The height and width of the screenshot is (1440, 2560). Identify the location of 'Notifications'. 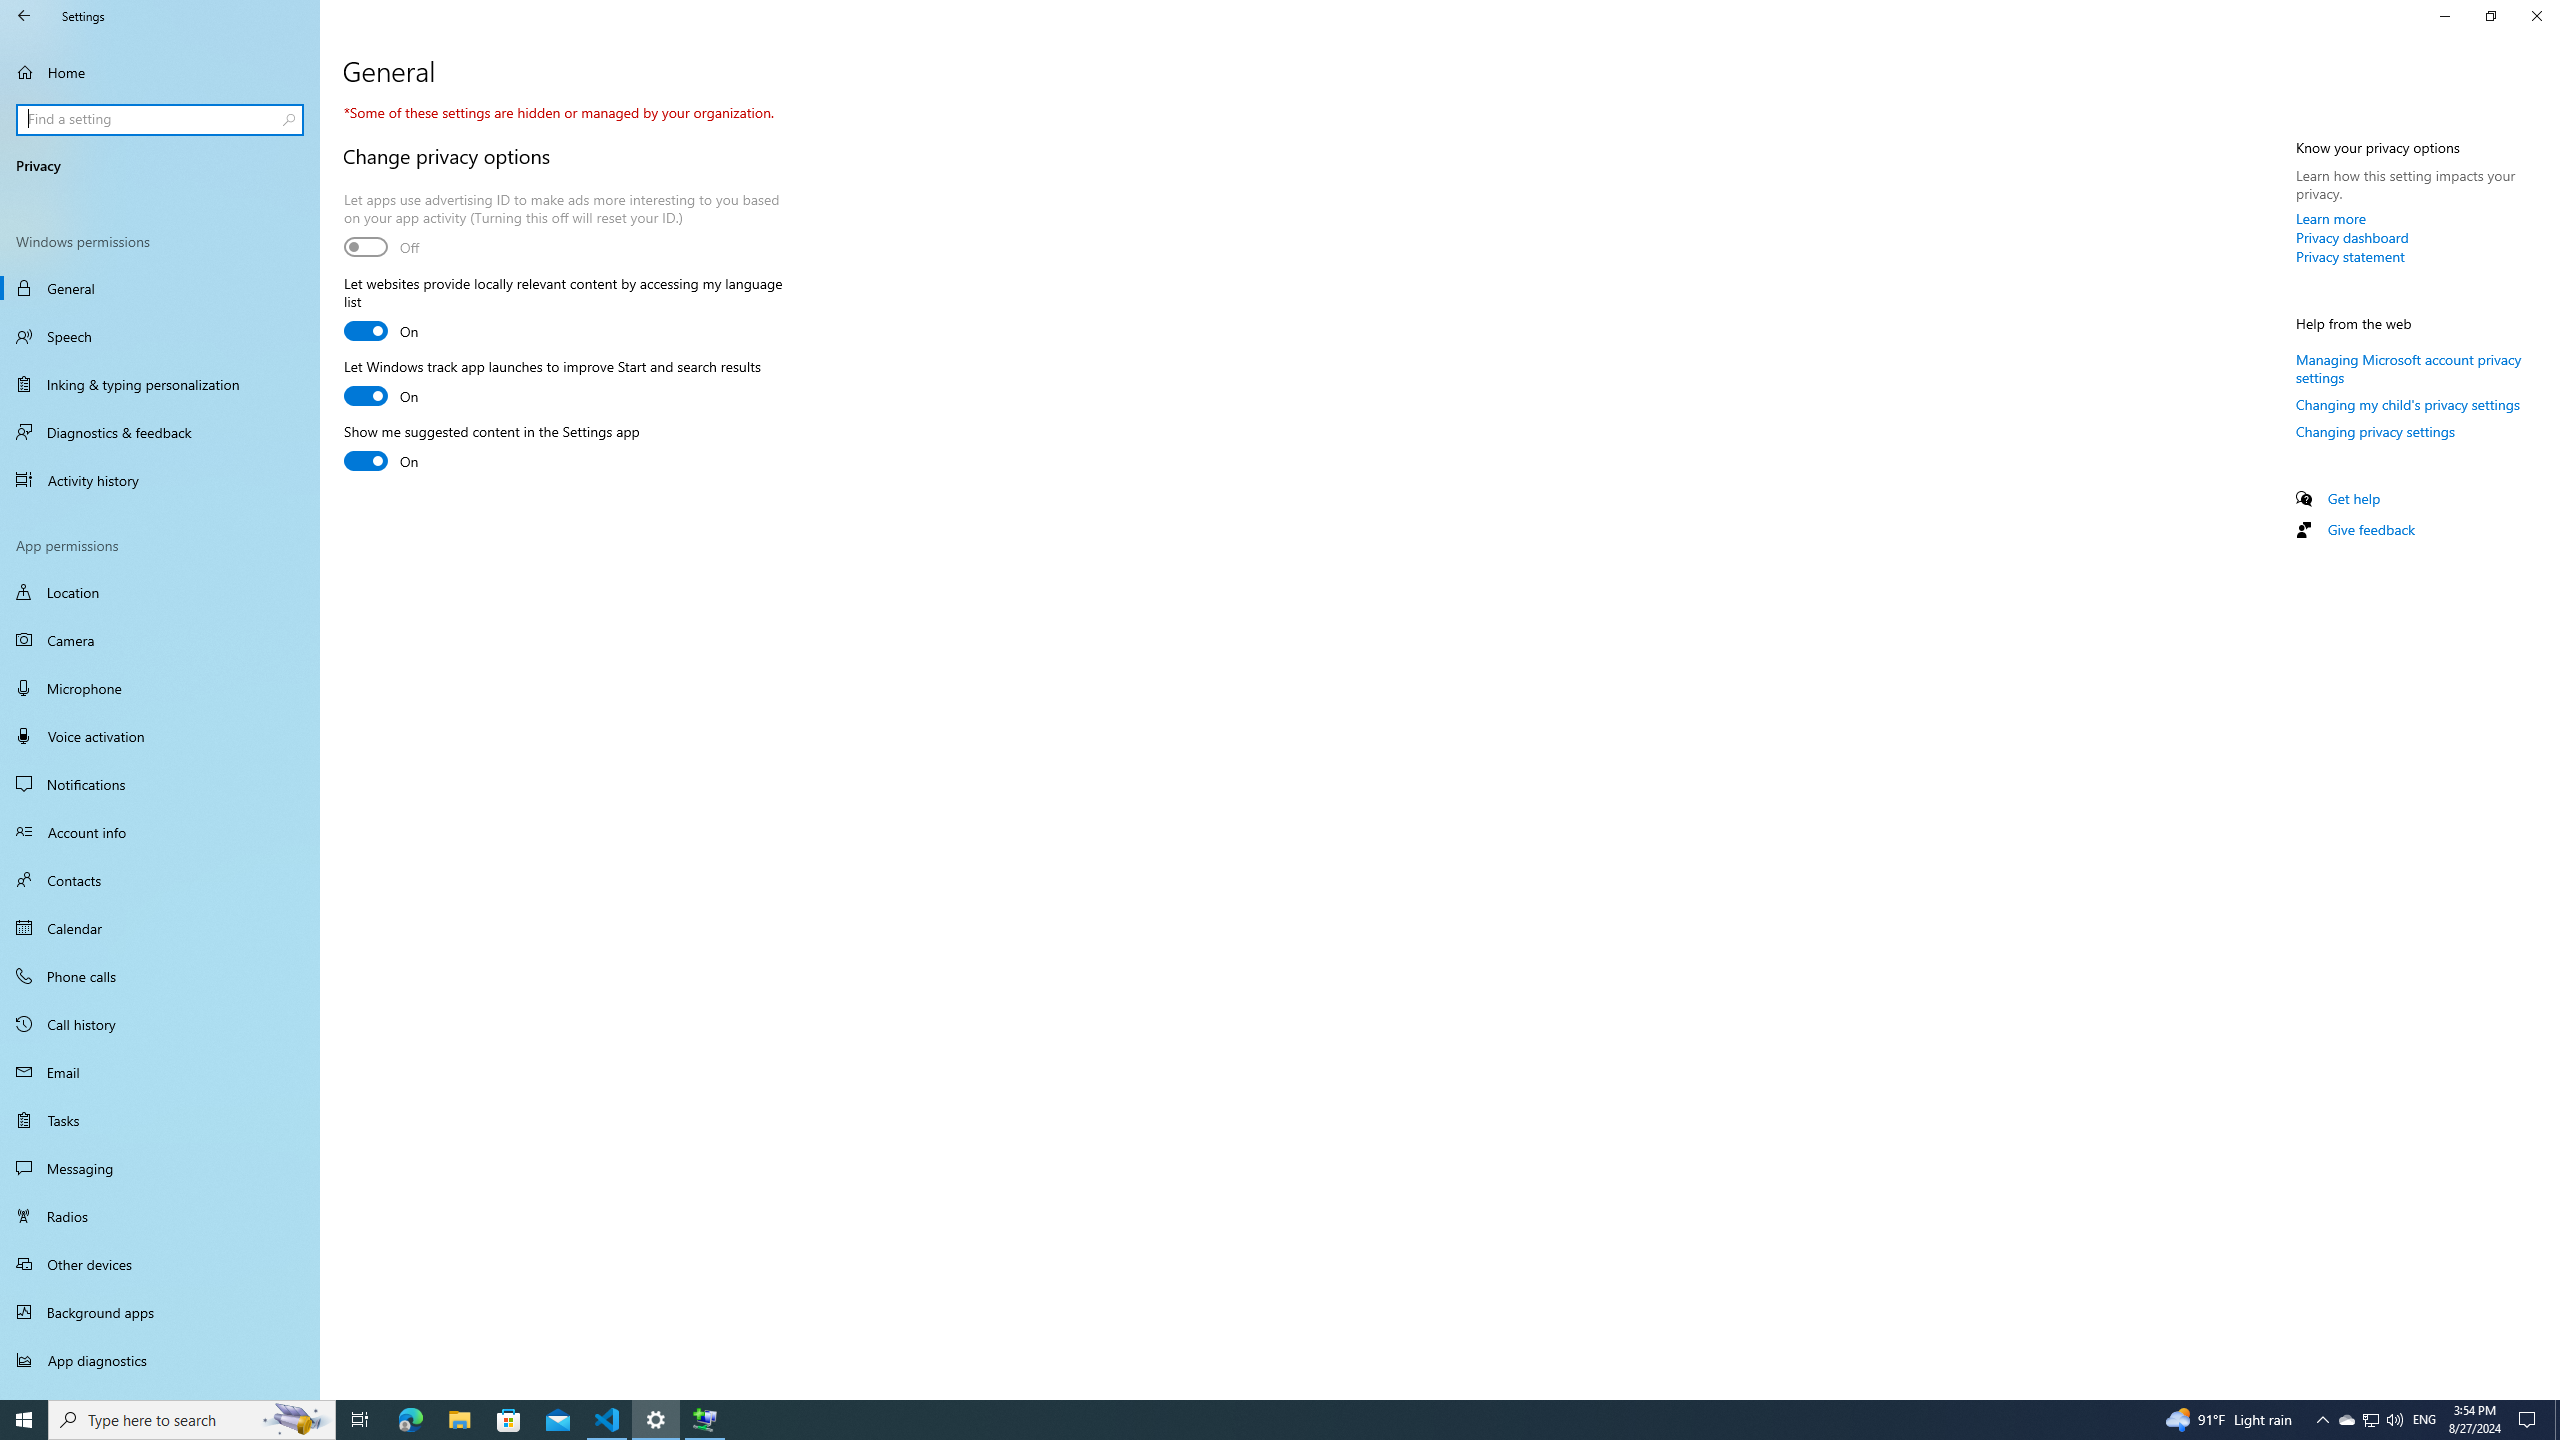
(159, 784).